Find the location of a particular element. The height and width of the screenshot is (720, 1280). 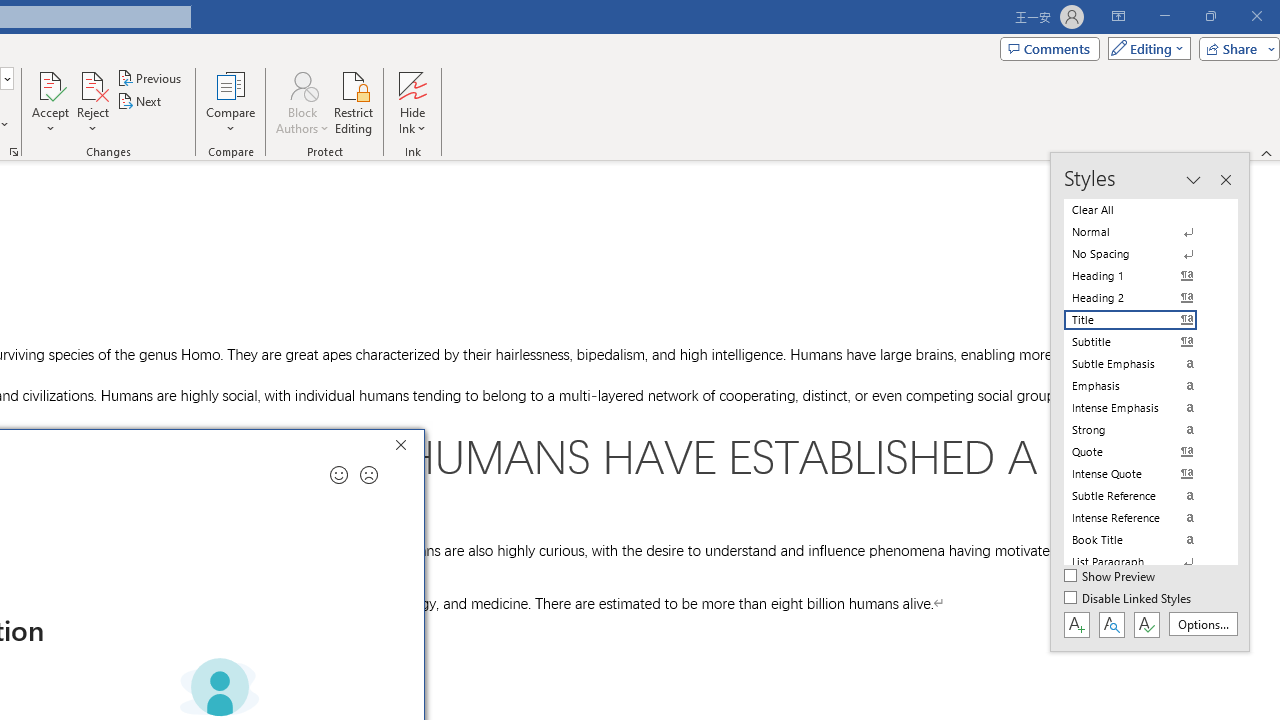

'Strong' is located at coordinates (1142, 428).